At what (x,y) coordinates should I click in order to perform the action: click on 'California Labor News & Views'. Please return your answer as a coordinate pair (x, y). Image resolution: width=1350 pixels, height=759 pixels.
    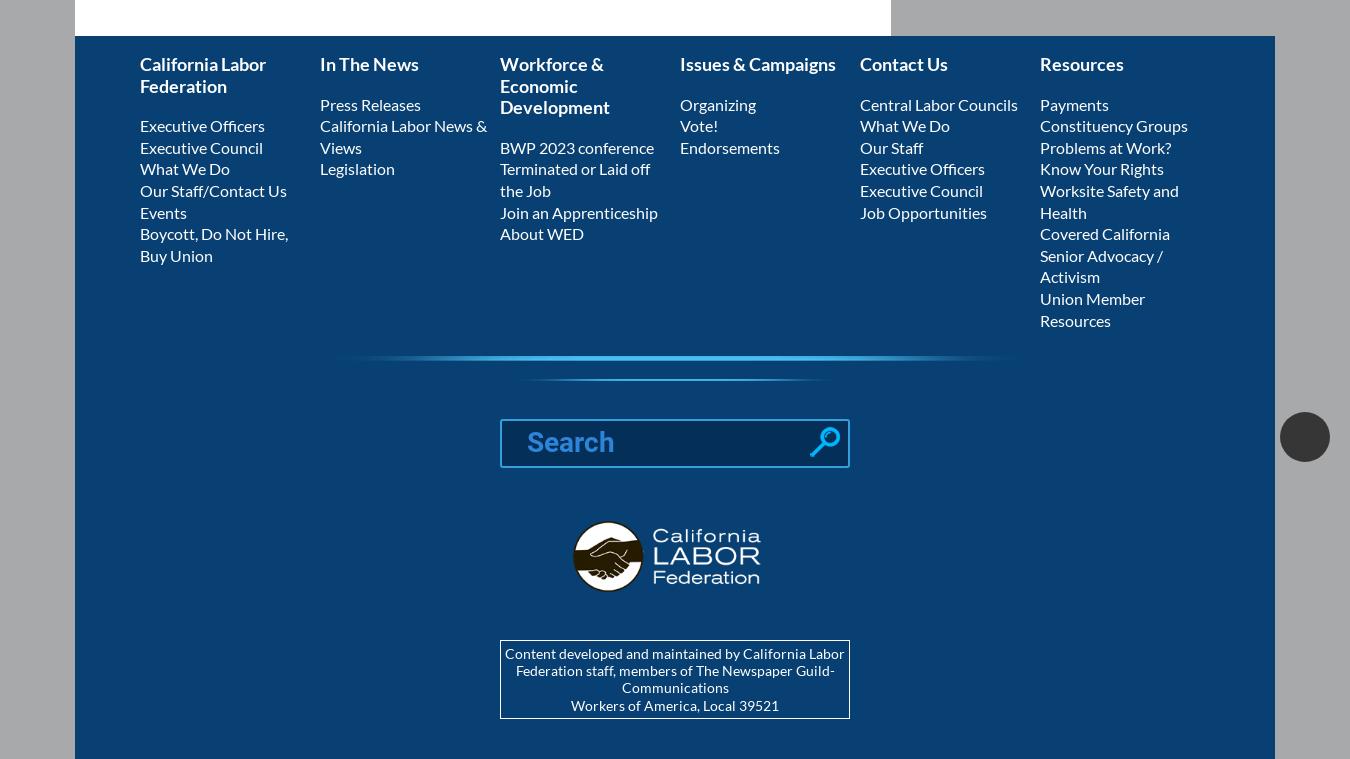
    Looking at the image, I should click on (403, 136).